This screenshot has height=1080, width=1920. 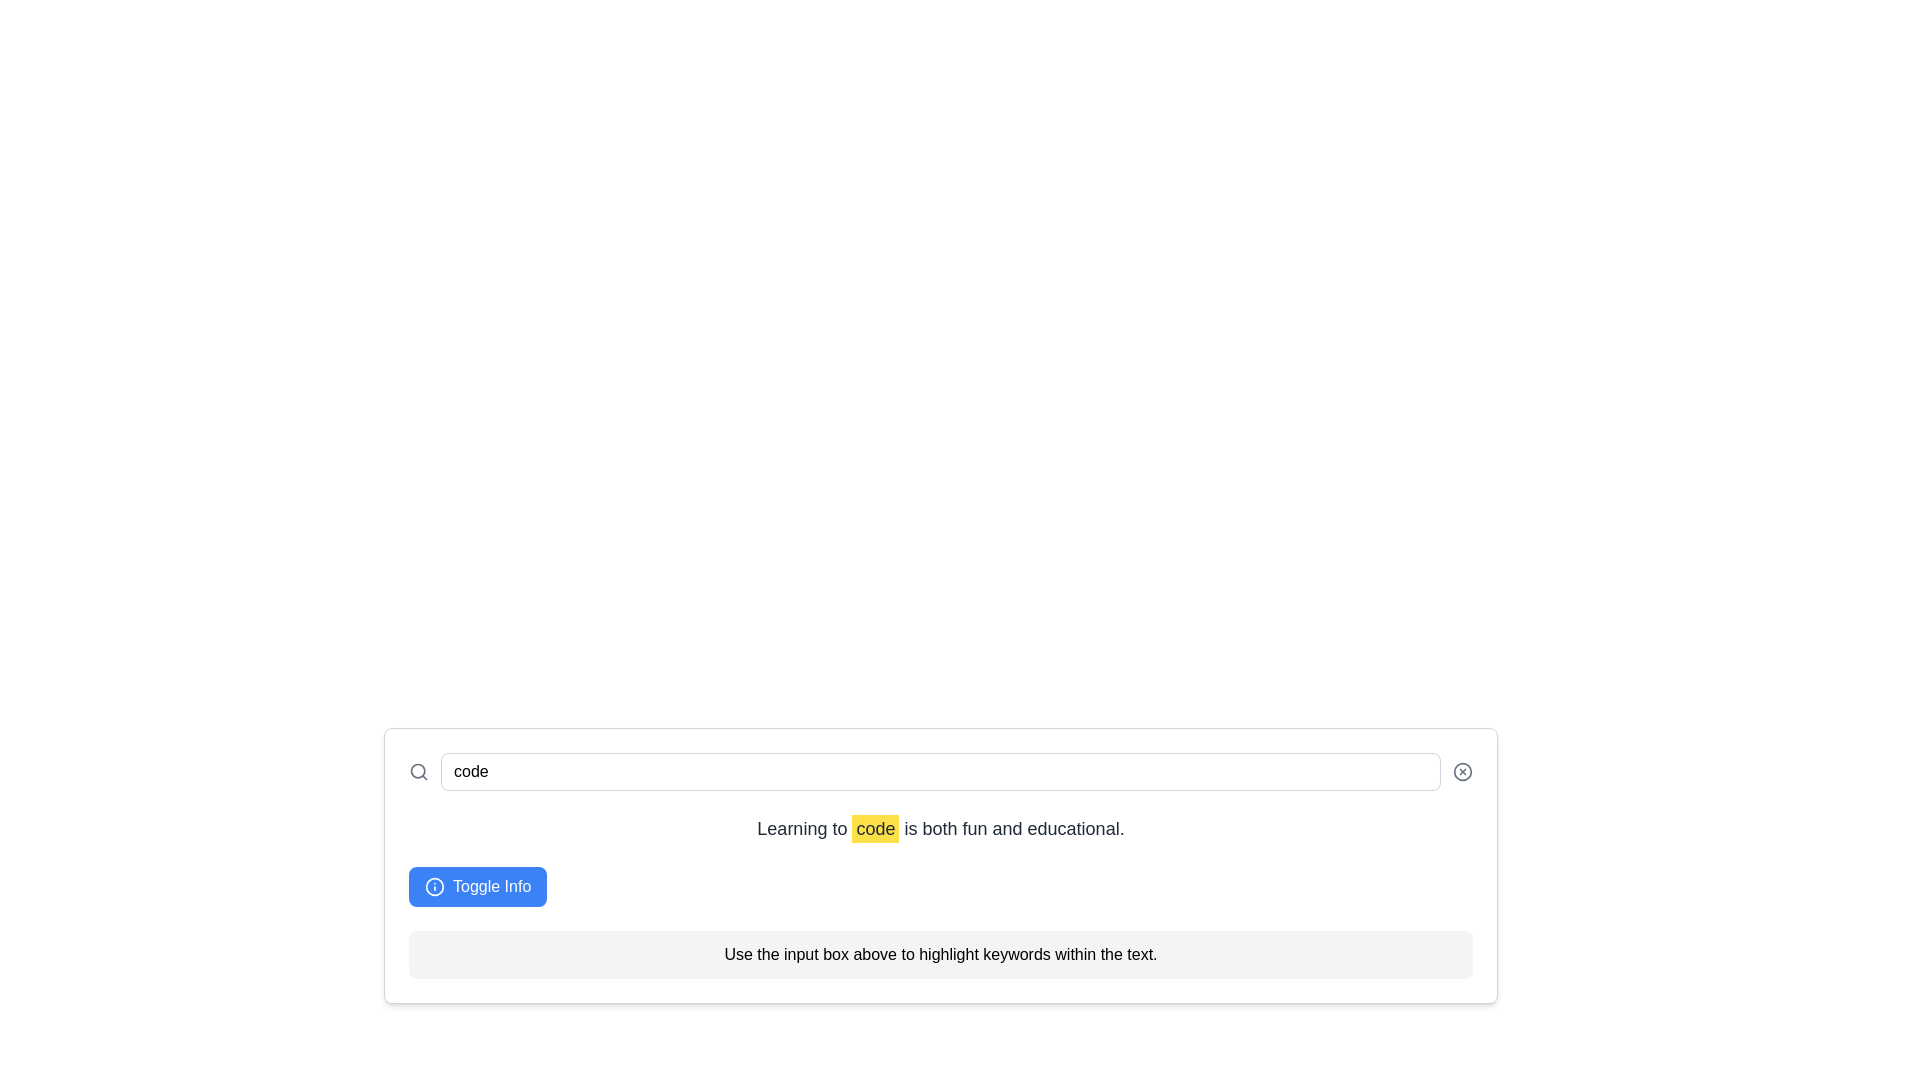 I want to click on the info icon located to the left of the 'Toggle Info' button, so click(x=434, y=886).